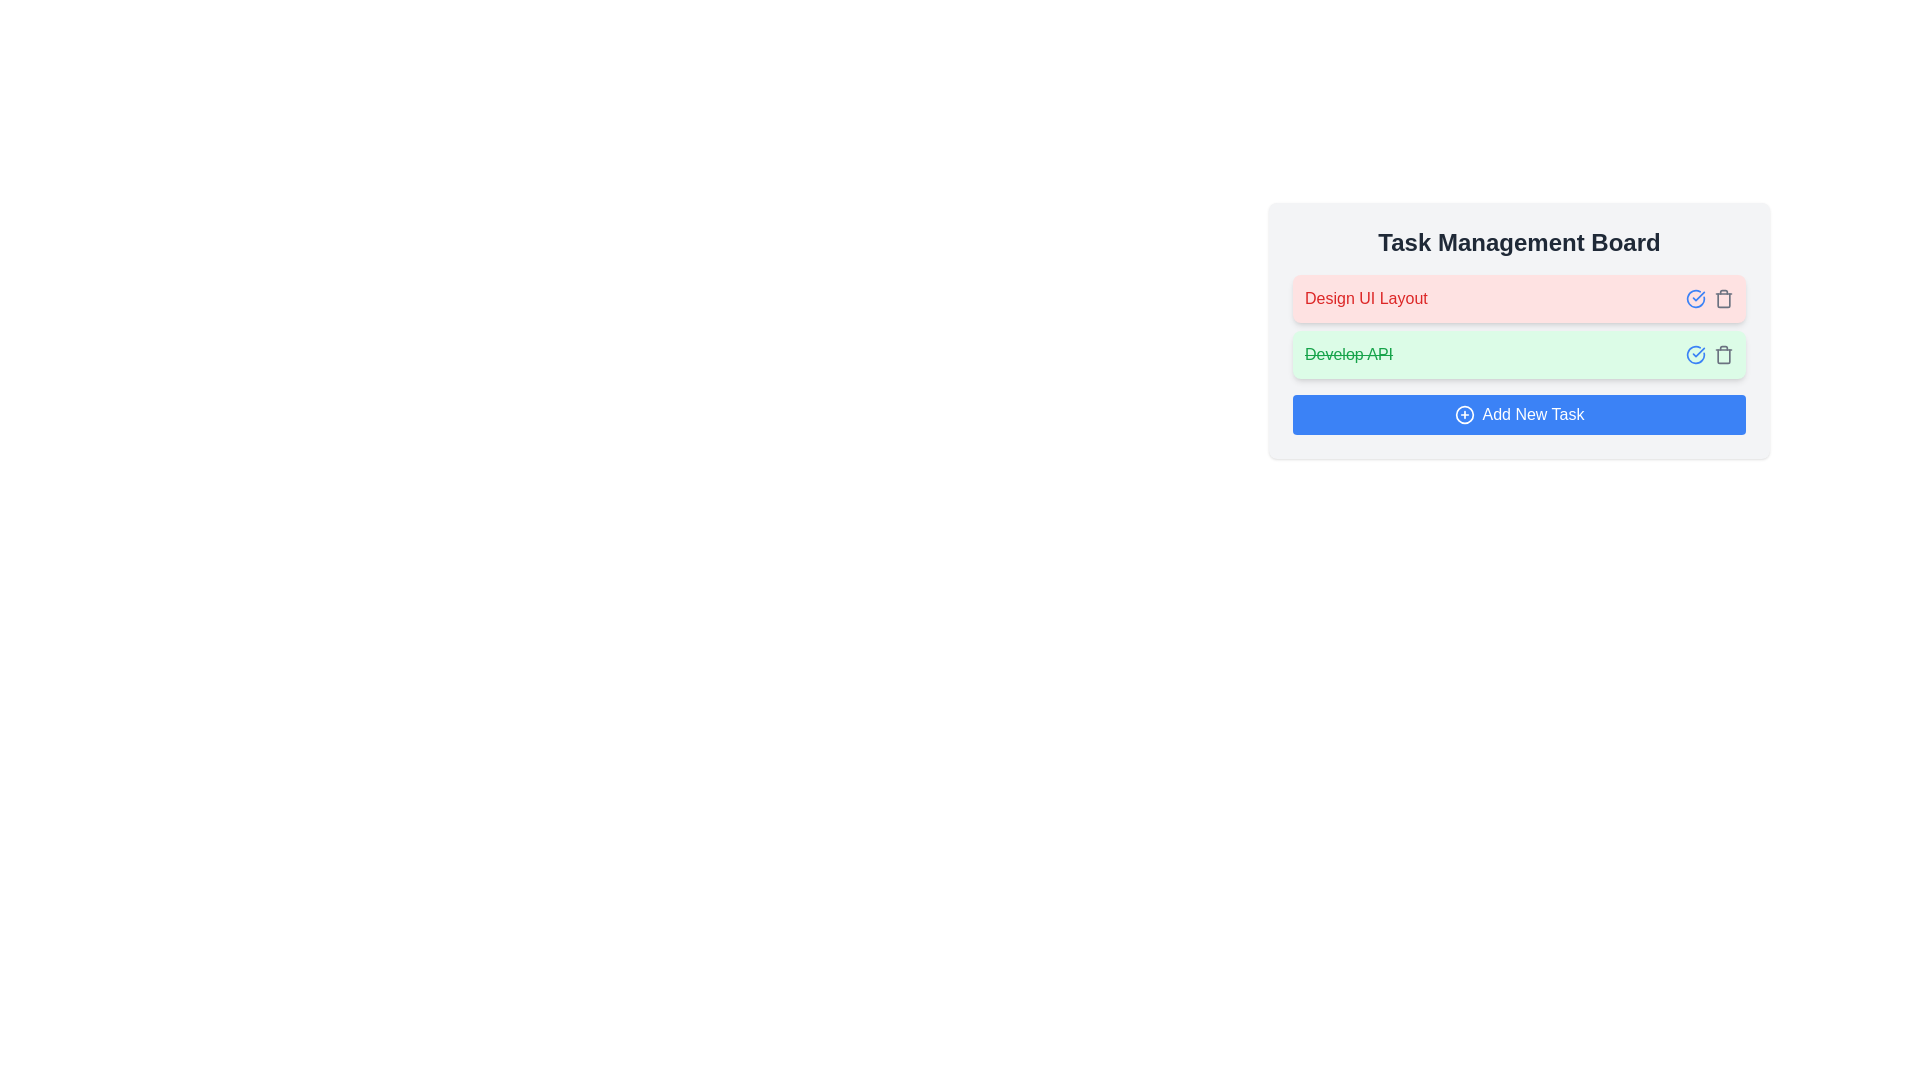 The width and height of the screenshot is (1920, 1080). Describe the element at coordinates (1722, 353) in the screenshot. I see `the trash bin icon styled in gray, which is the third interactive icon in the group of controls for the 'Develop API' task line` at that location.